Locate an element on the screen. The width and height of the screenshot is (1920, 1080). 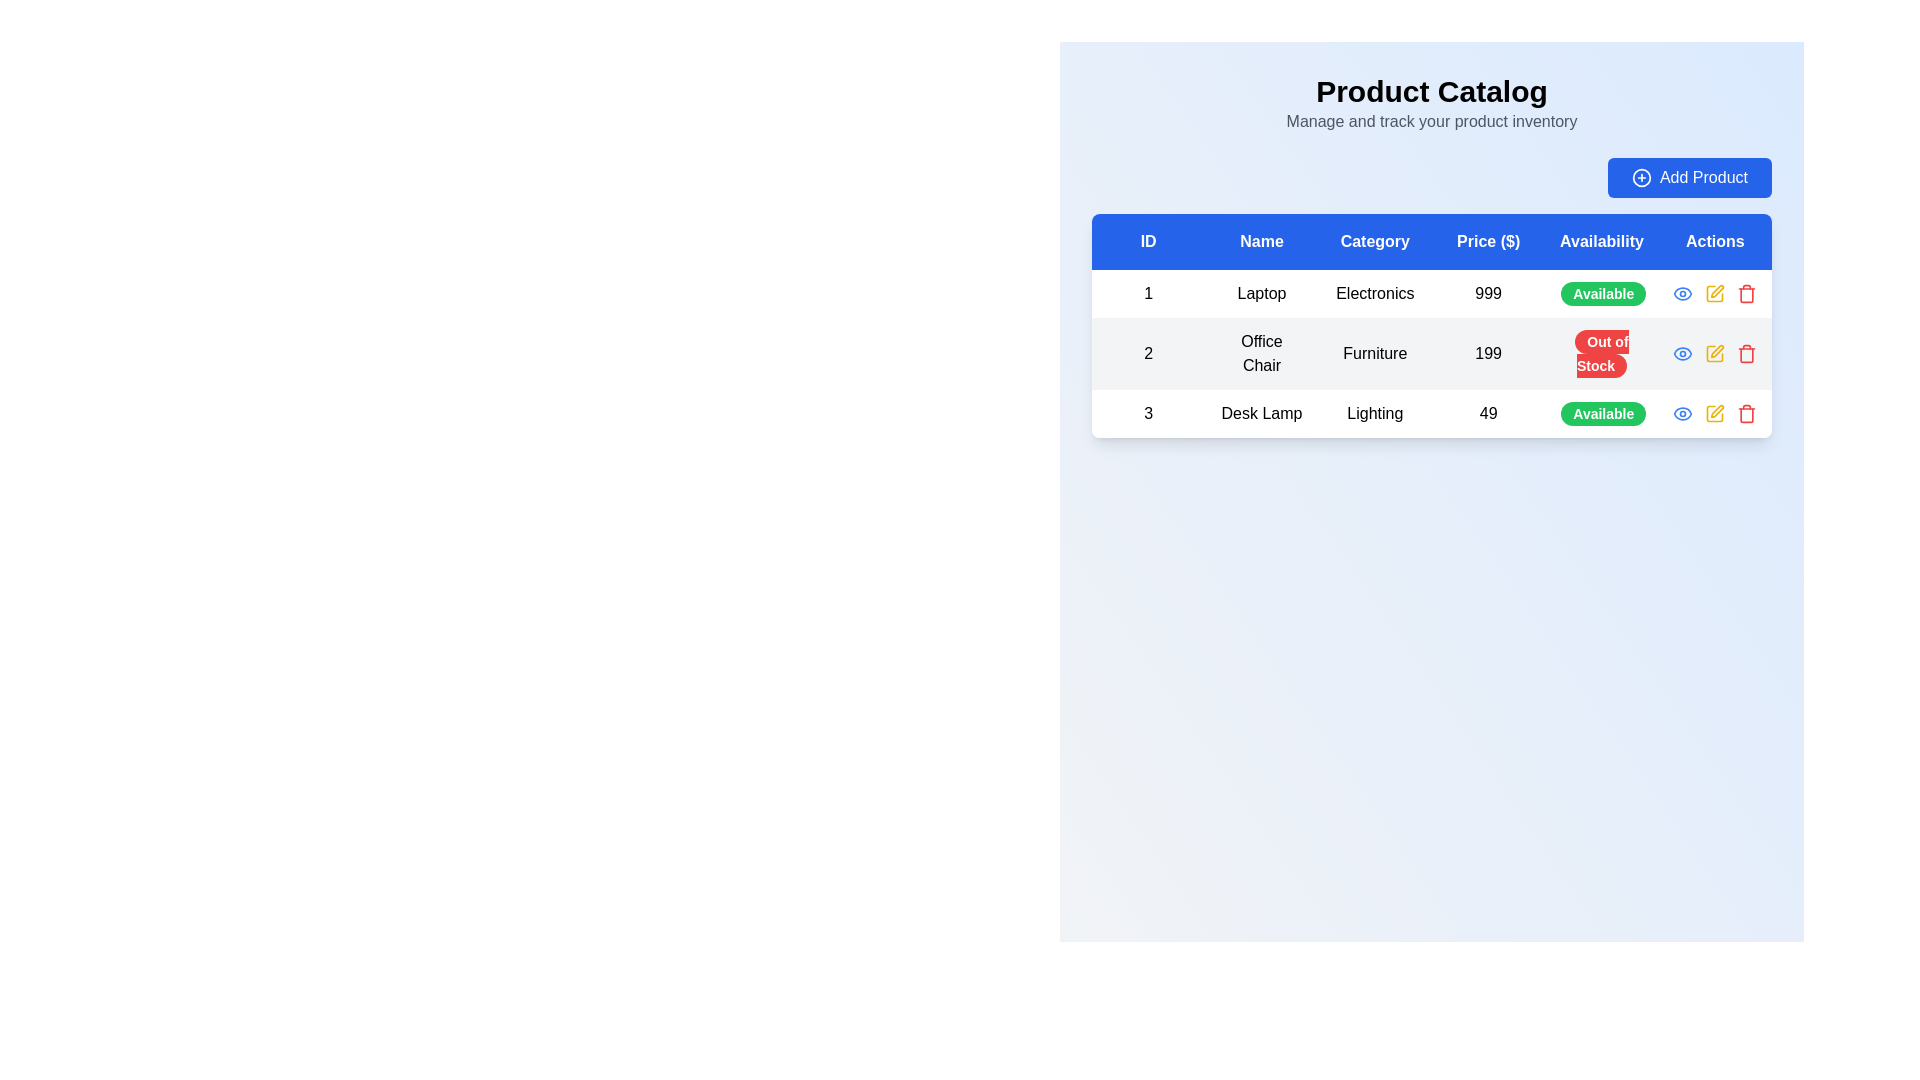
the 'Lighting' text label in the 'Category' column of the third row for the 'Desk Lamp' in the 'Product Catalog' table is located at coordinates (1374, 412).